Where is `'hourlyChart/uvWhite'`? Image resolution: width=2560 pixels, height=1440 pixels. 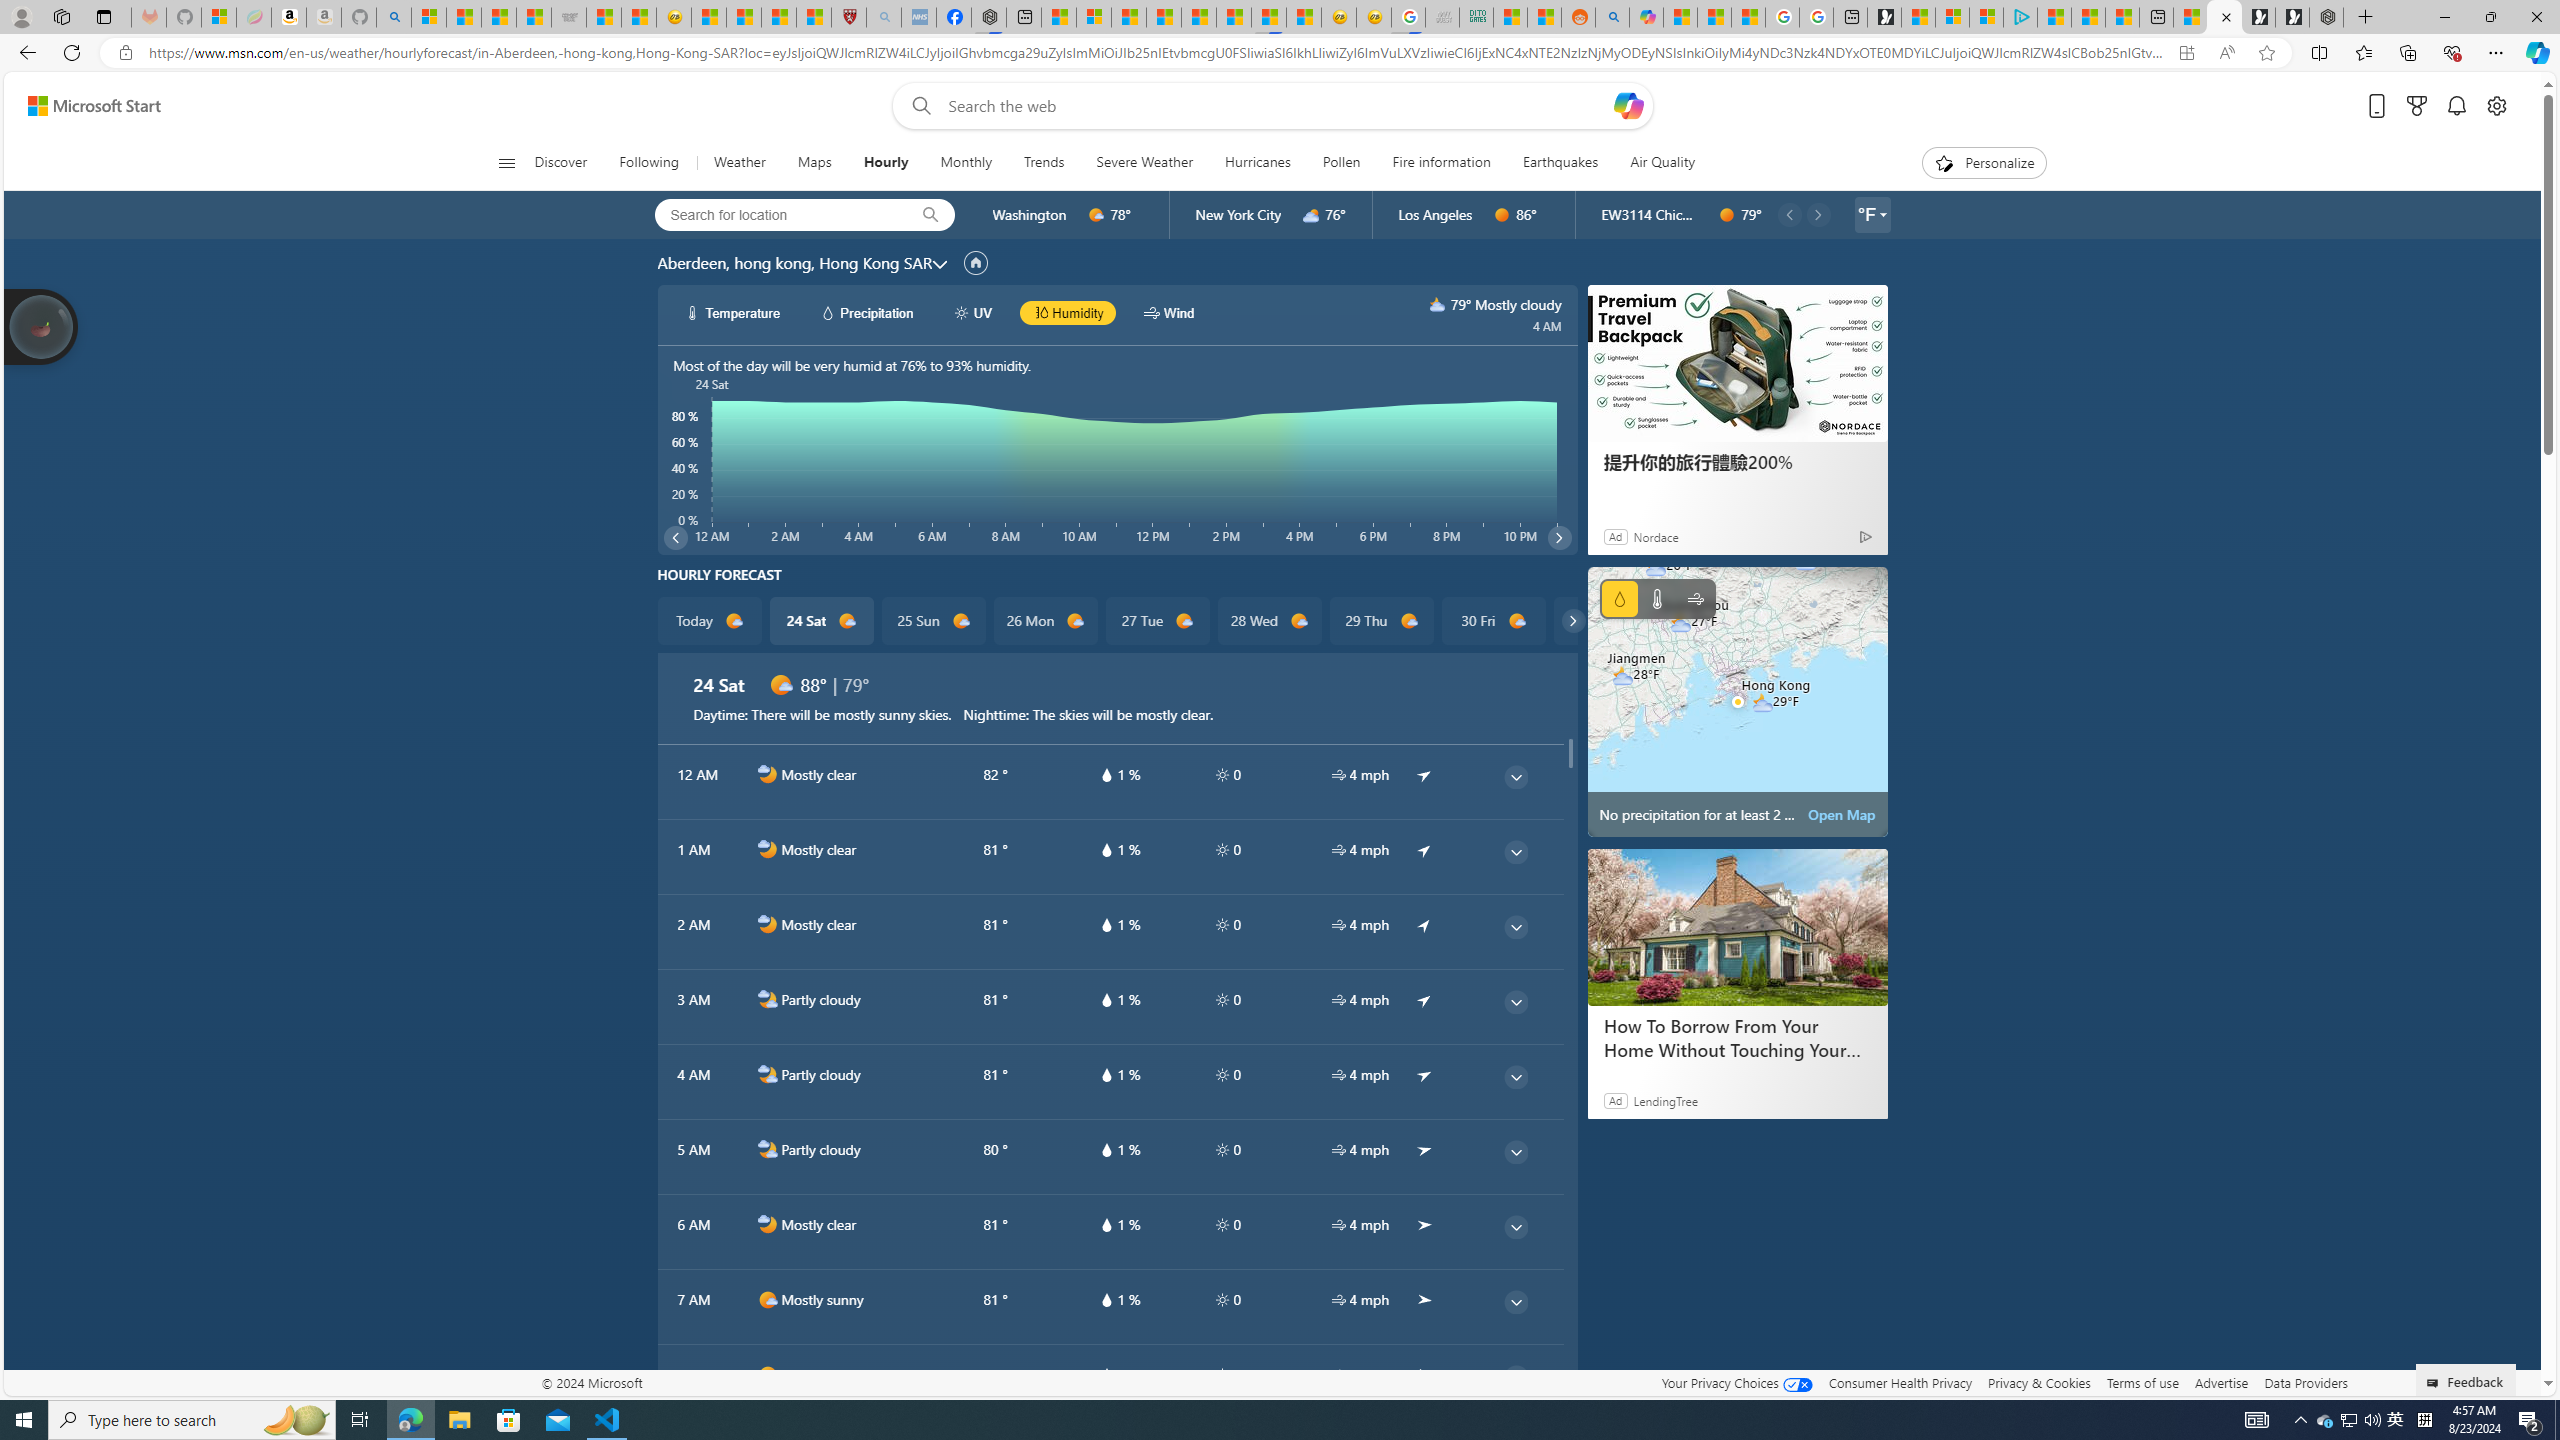 'hourlyChart/uvWhite' is located at coordinates (961, 311).